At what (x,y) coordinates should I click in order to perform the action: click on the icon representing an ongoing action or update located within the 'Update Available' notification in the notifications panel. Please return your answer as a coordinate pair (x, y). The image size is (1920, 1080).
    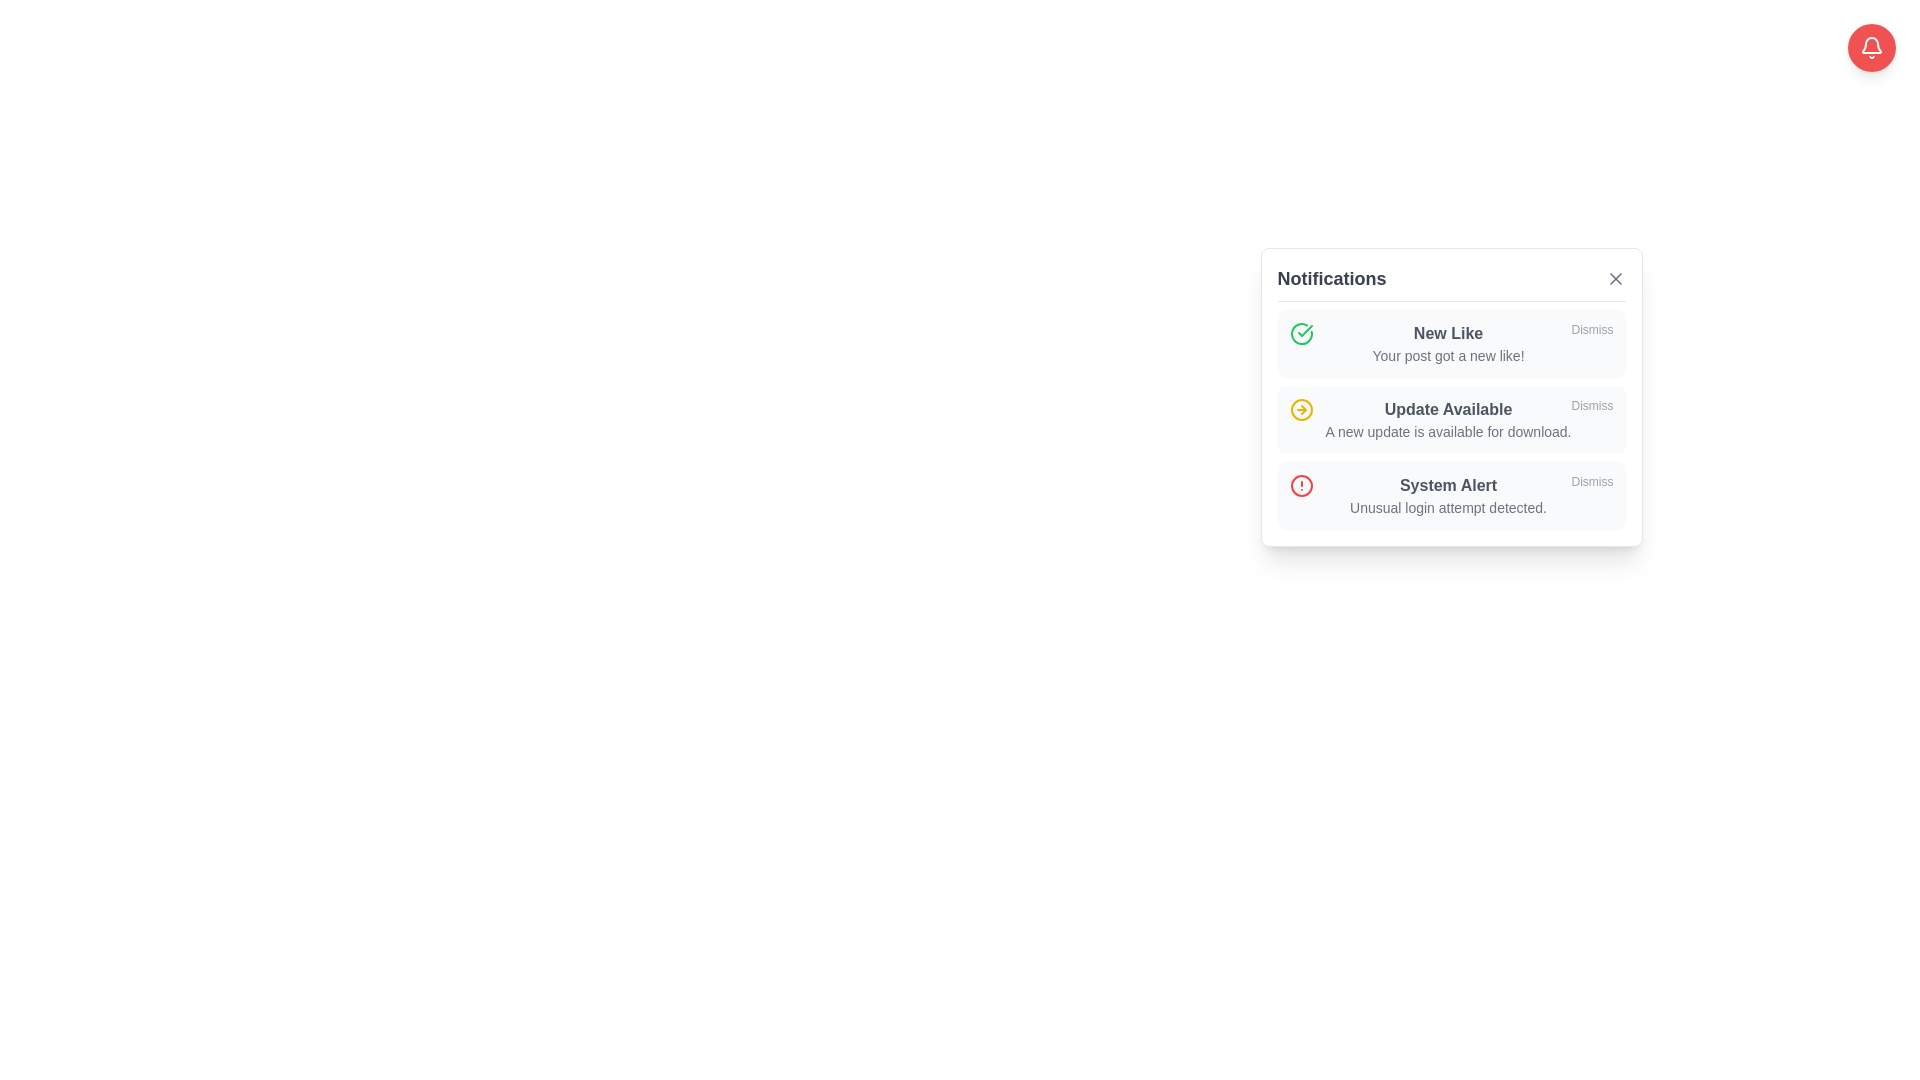
    Looking at the image, I should click on (1301, 408).